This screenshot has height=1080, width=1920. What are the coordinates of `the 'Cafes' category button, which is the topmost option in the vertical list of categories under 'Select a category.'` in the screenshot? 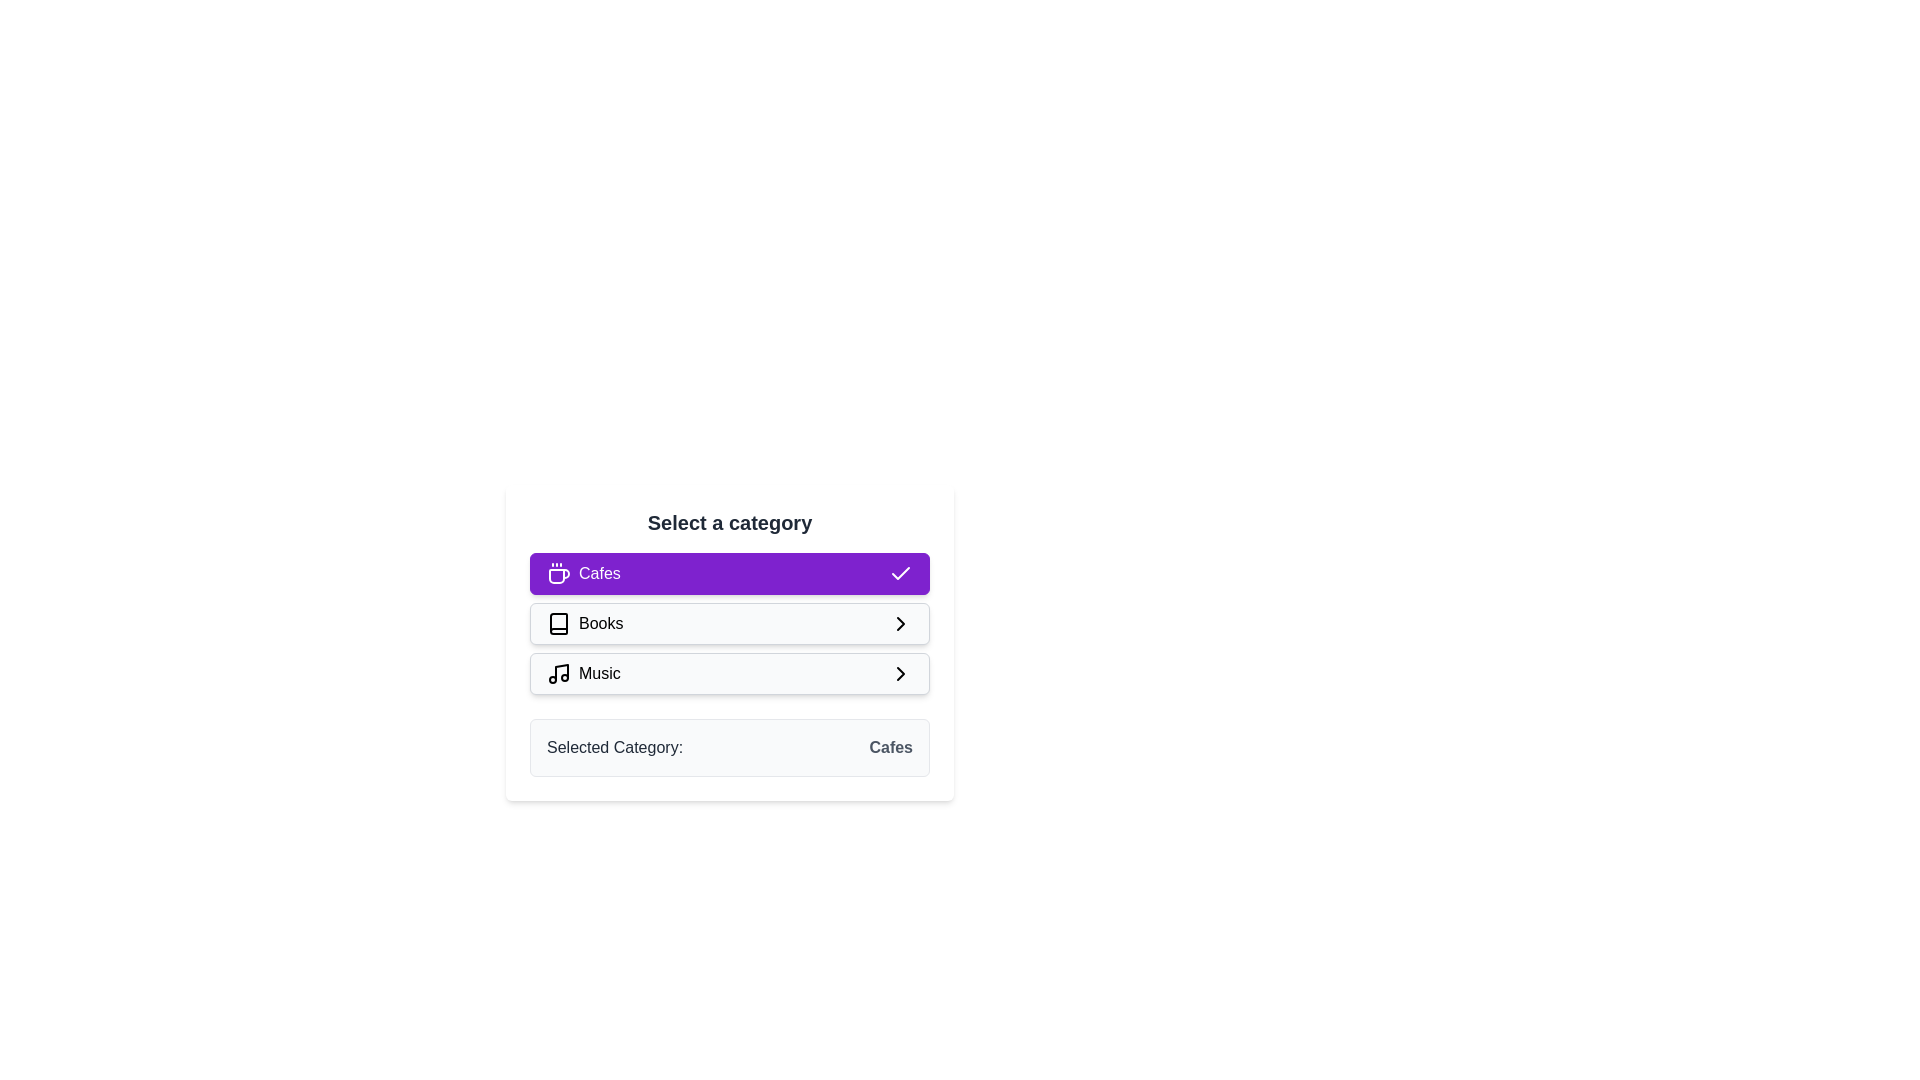 It's located at (728, 574).